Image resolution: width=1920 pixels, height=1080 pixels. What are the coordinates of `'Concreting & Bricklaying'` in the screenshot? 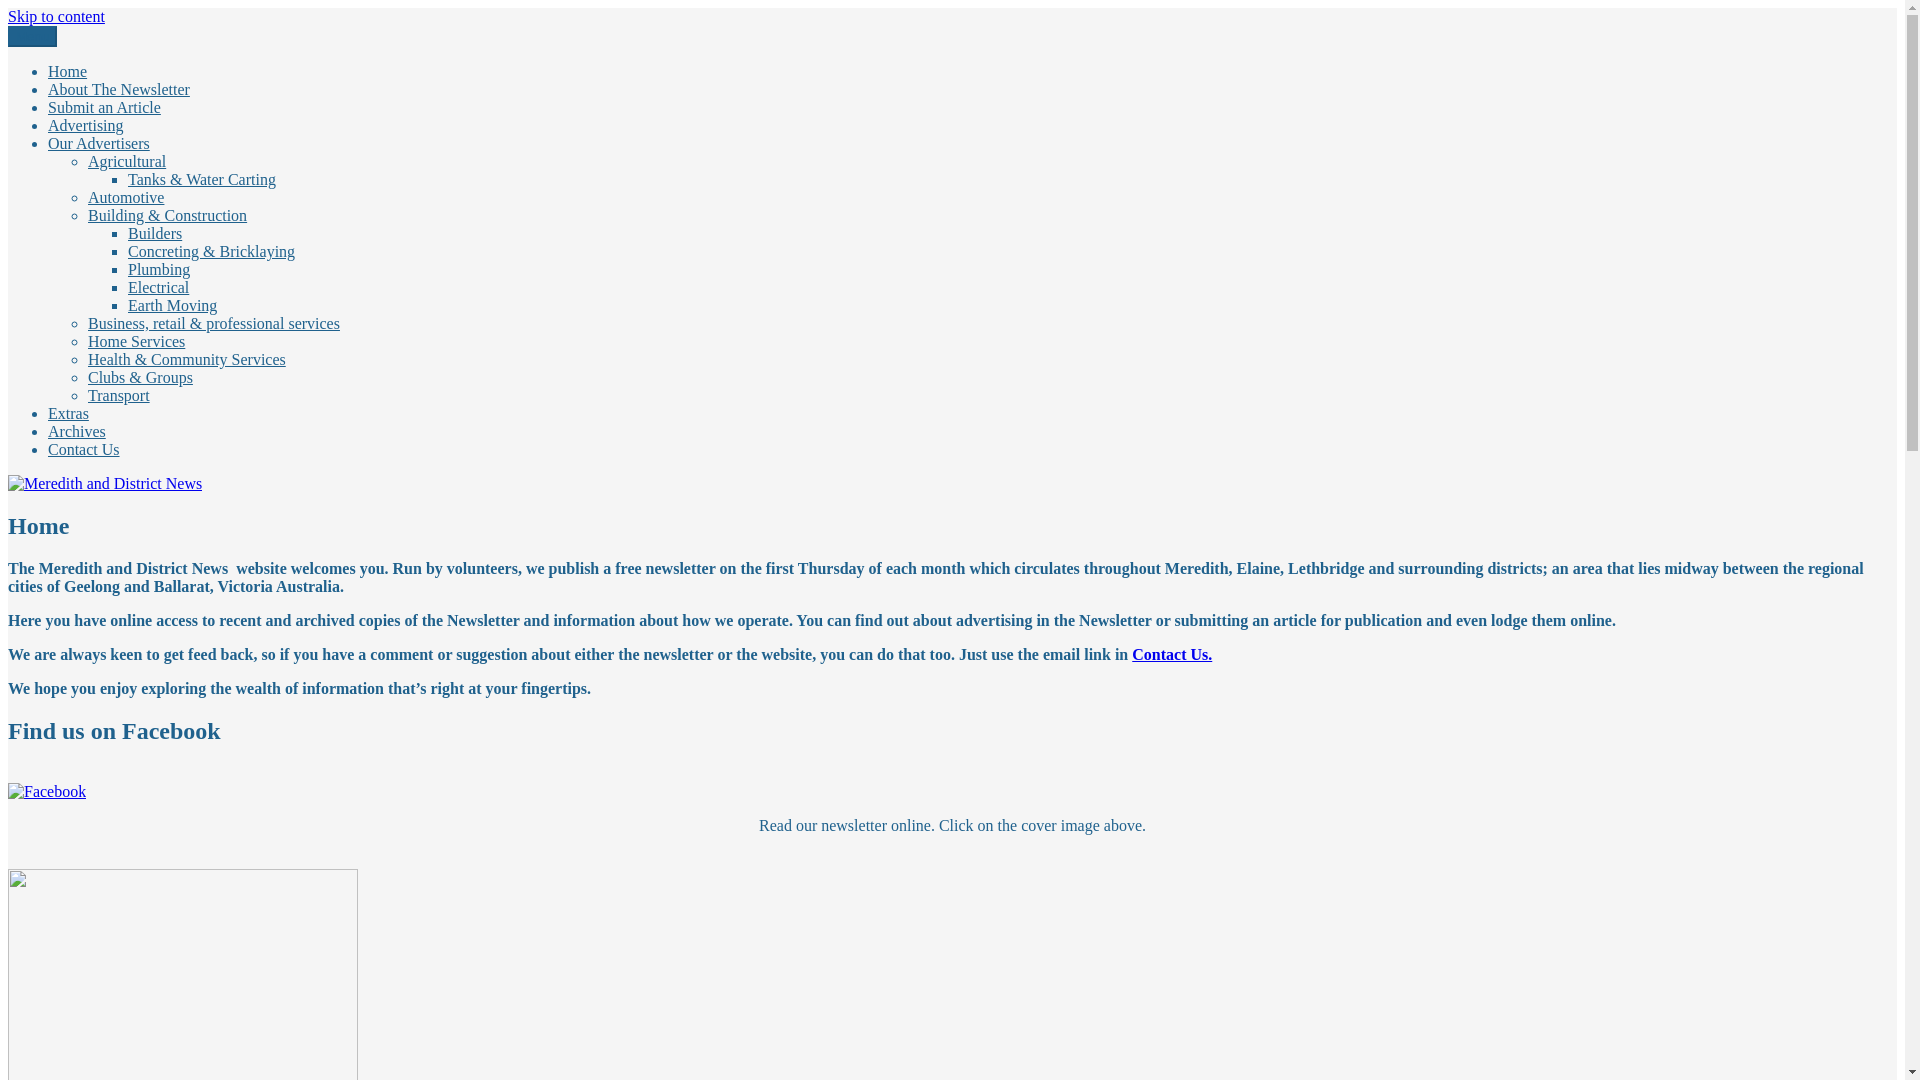 It's located at (211, 250).